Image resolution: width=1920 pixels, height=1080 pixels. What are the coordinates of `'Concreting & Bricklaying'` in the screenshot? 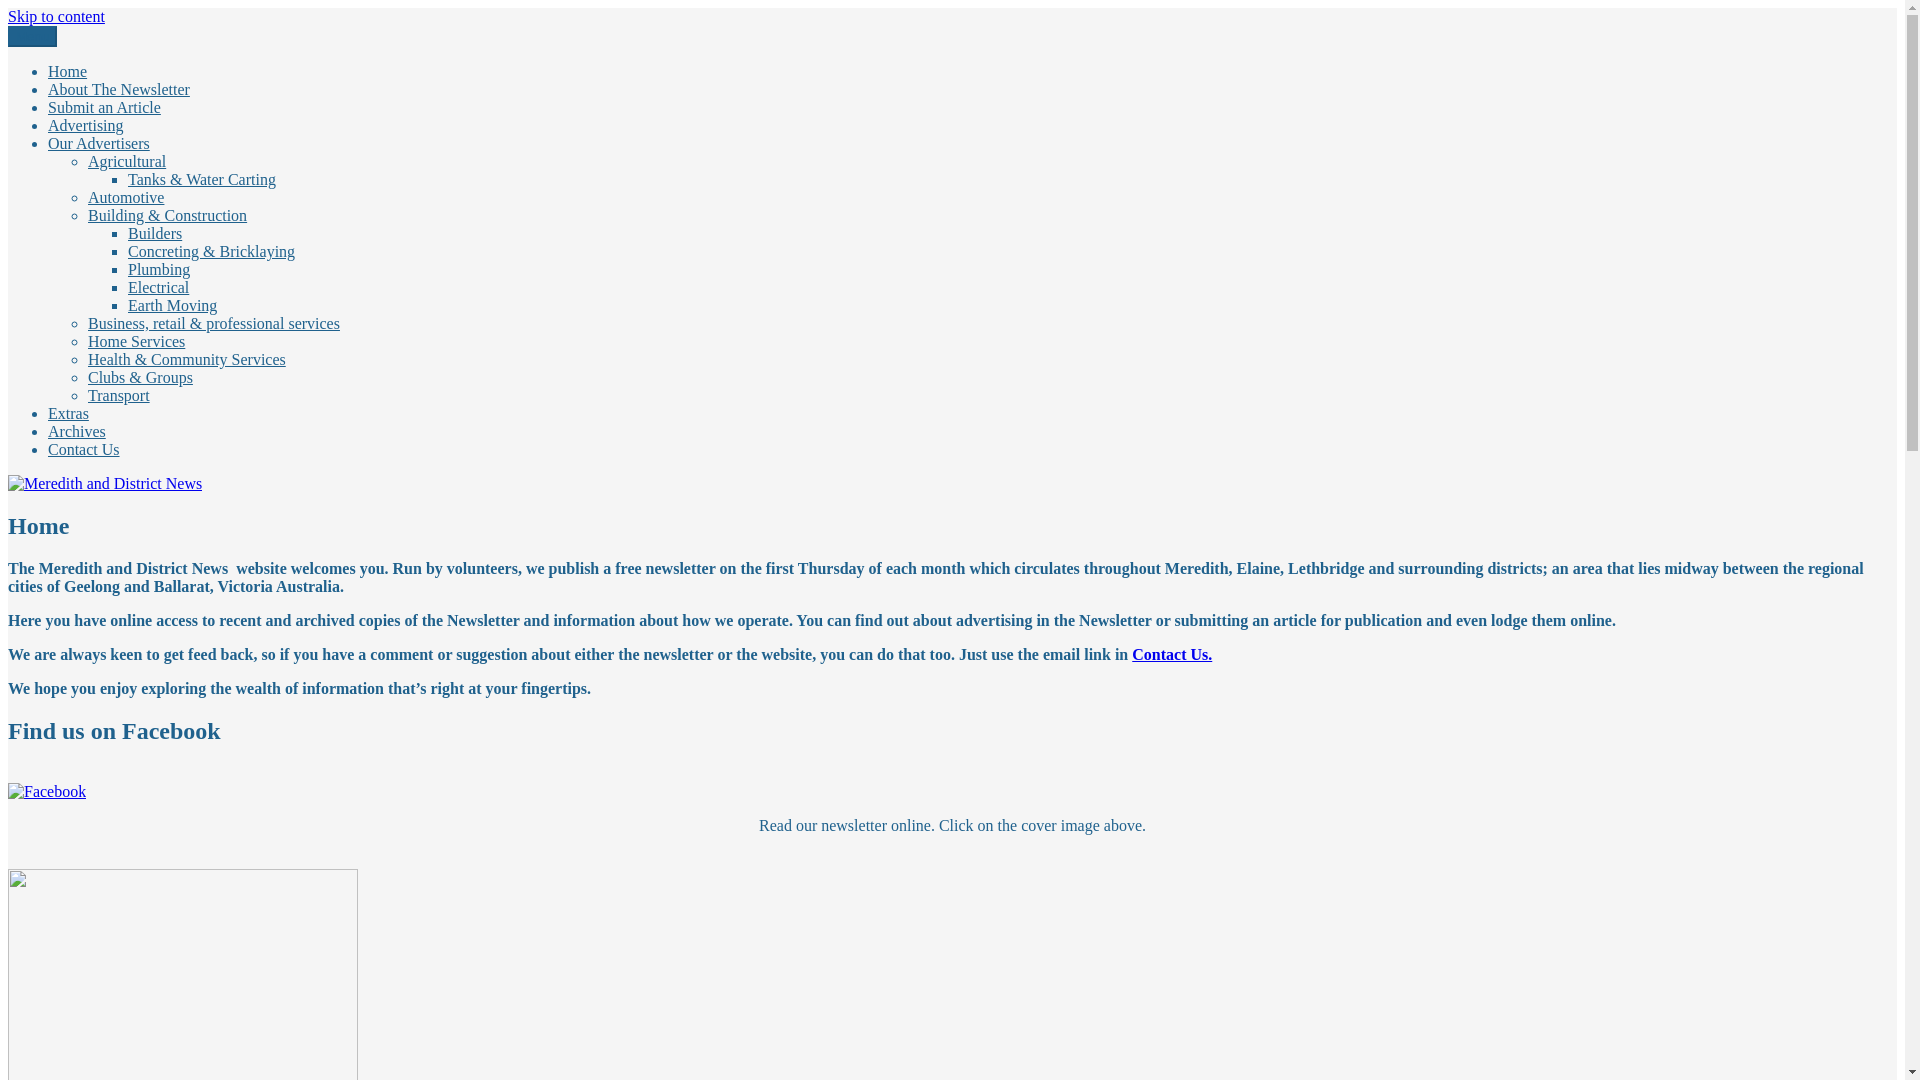 It's located at (211, 250).